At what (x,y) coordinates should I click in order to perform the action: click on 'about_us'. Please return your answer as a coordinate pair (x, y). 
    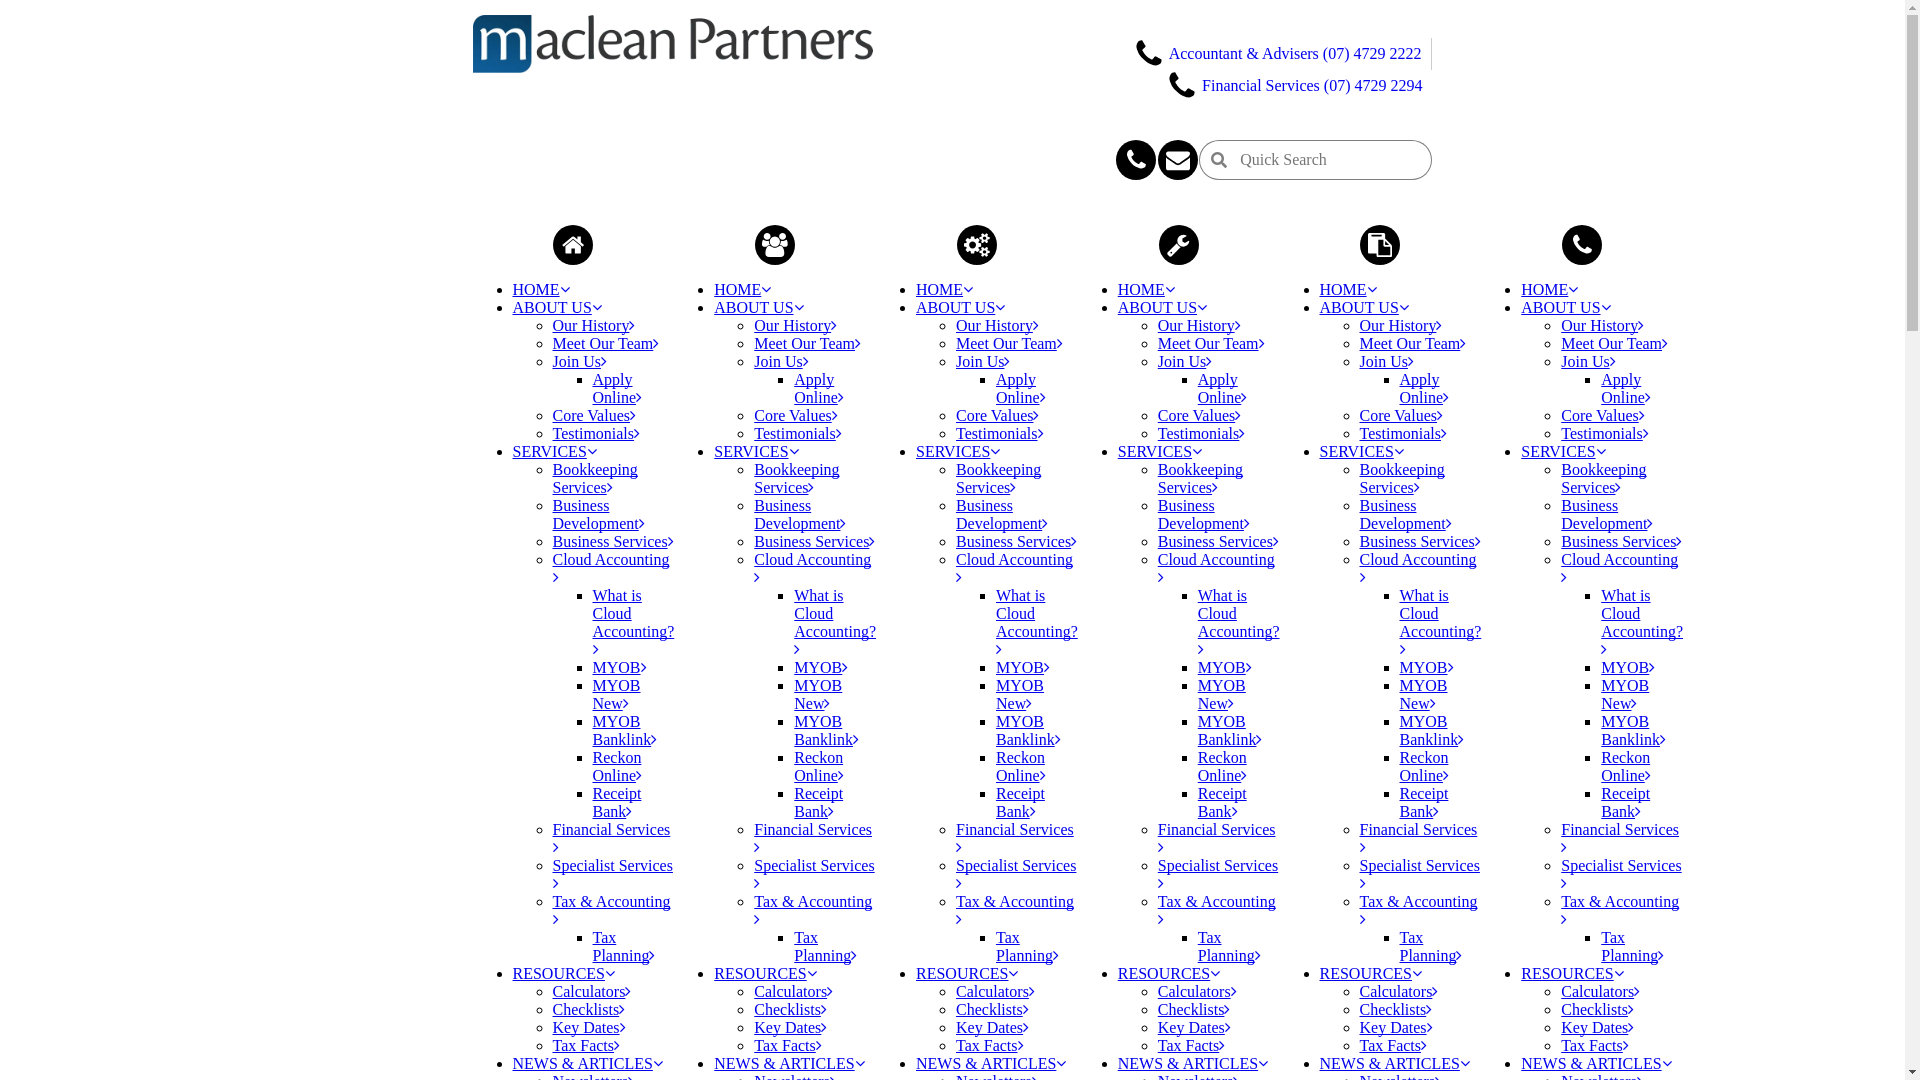
    Looking at the image, I should click on (773, 244).